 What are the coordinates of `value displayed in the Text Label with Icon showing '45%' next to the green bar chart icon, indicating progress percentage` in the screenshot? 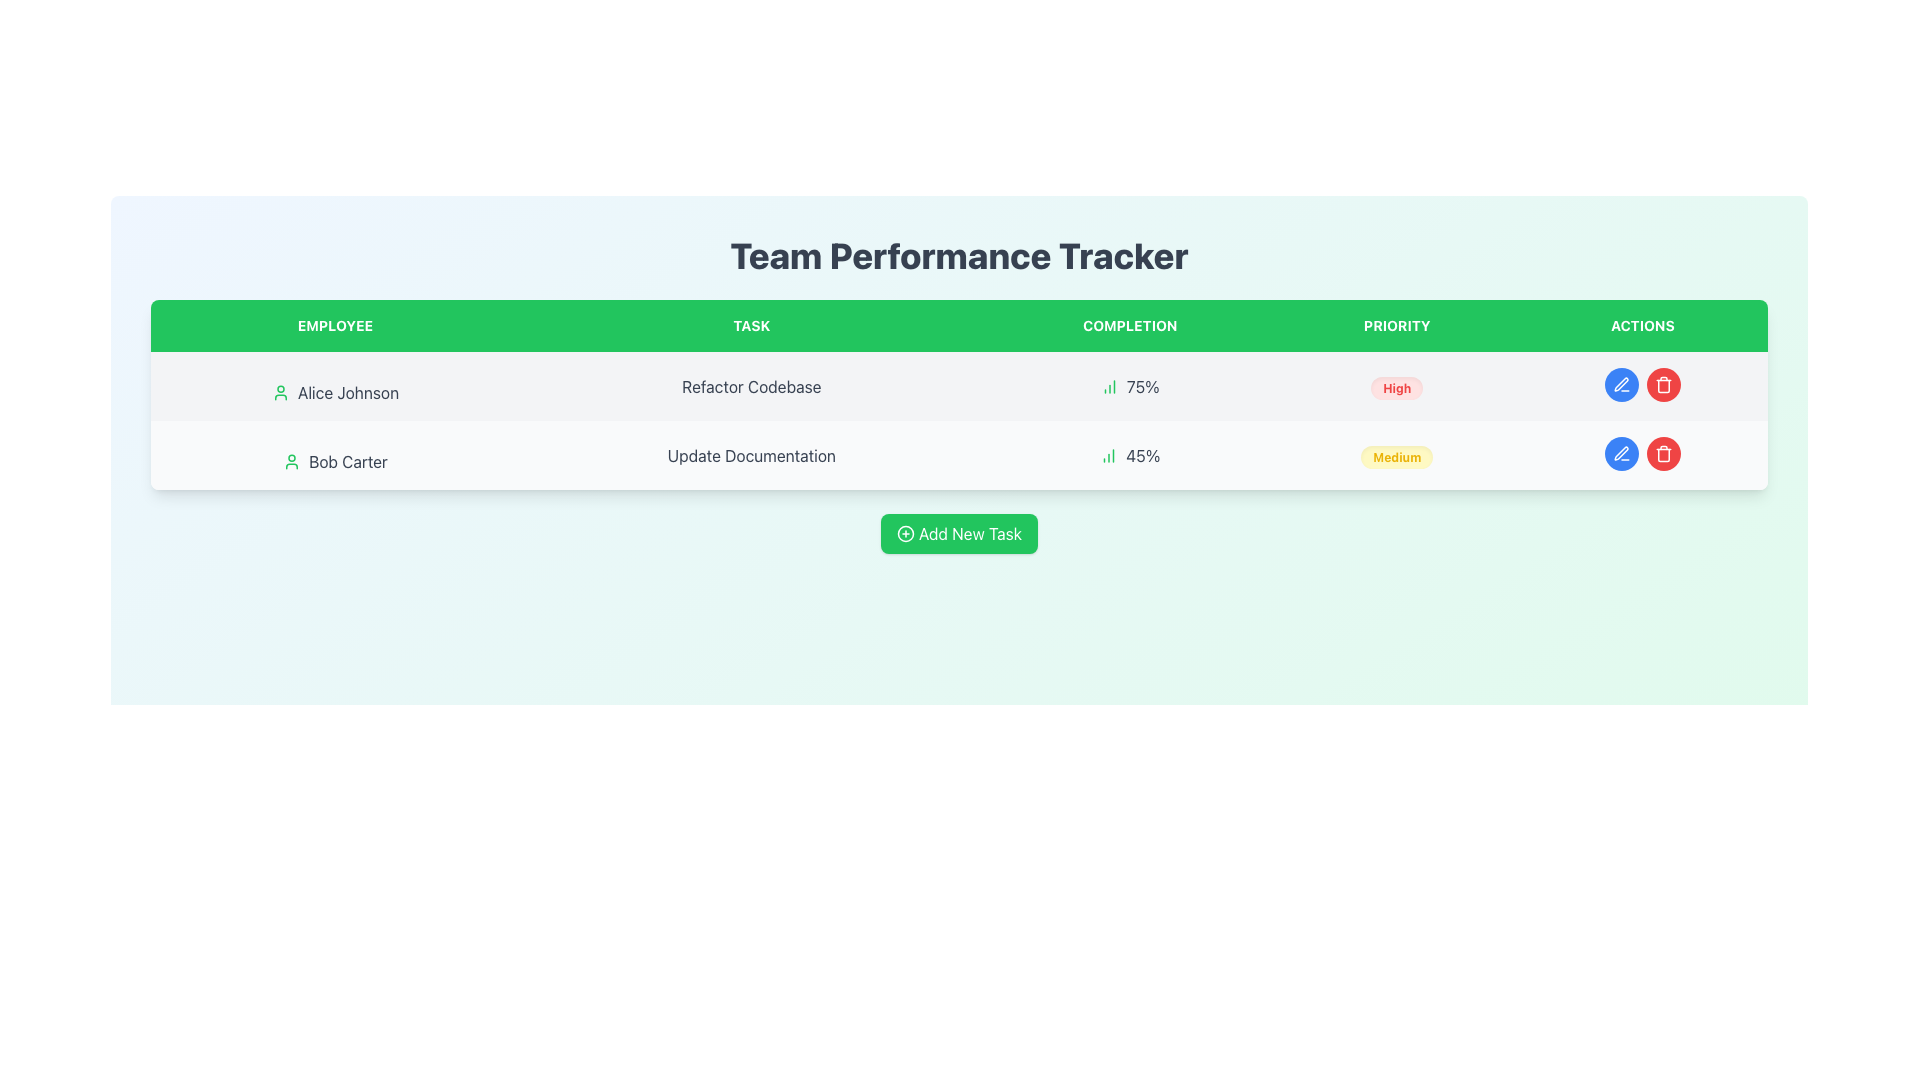 It's located at (1130, 455).